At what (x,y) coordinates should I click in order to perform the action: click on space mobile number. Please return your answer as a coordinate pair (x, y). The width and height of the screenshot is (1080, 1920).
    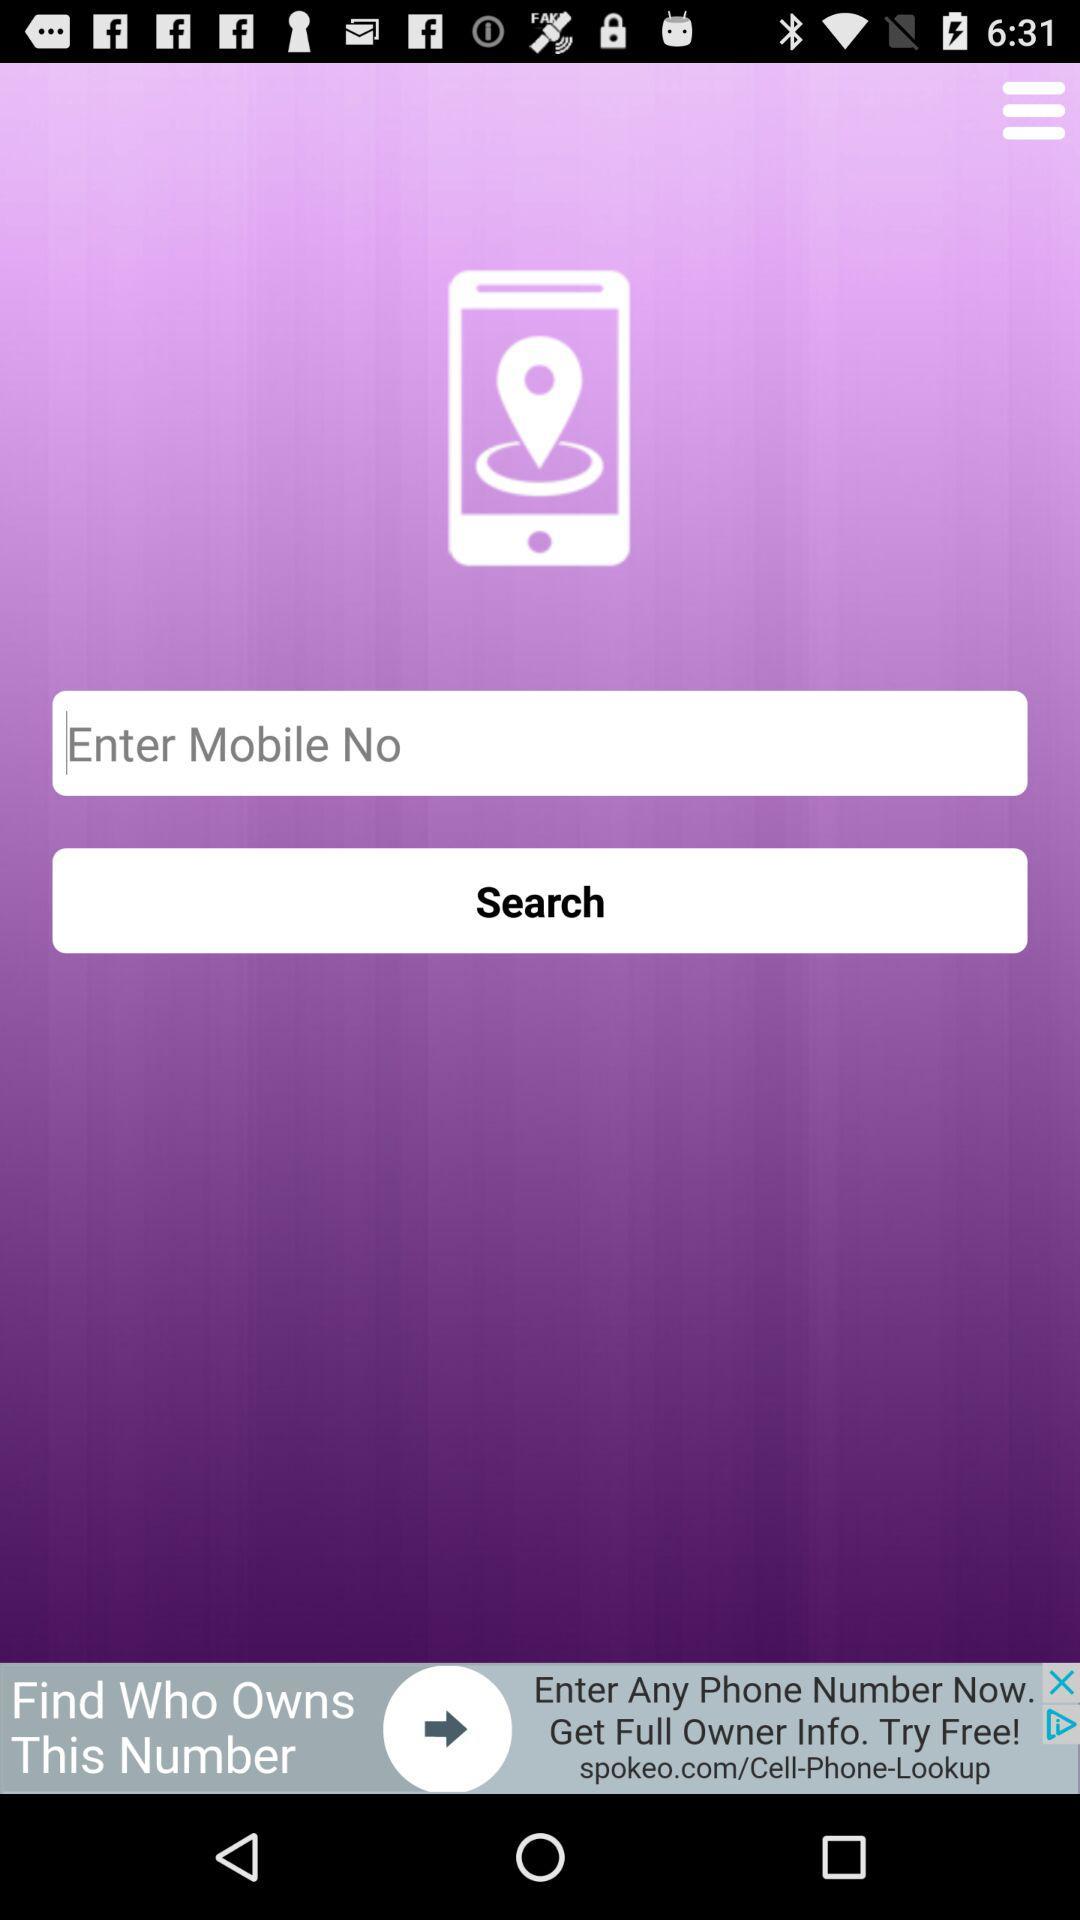
    Looking at the image, I should click on (540, 742).